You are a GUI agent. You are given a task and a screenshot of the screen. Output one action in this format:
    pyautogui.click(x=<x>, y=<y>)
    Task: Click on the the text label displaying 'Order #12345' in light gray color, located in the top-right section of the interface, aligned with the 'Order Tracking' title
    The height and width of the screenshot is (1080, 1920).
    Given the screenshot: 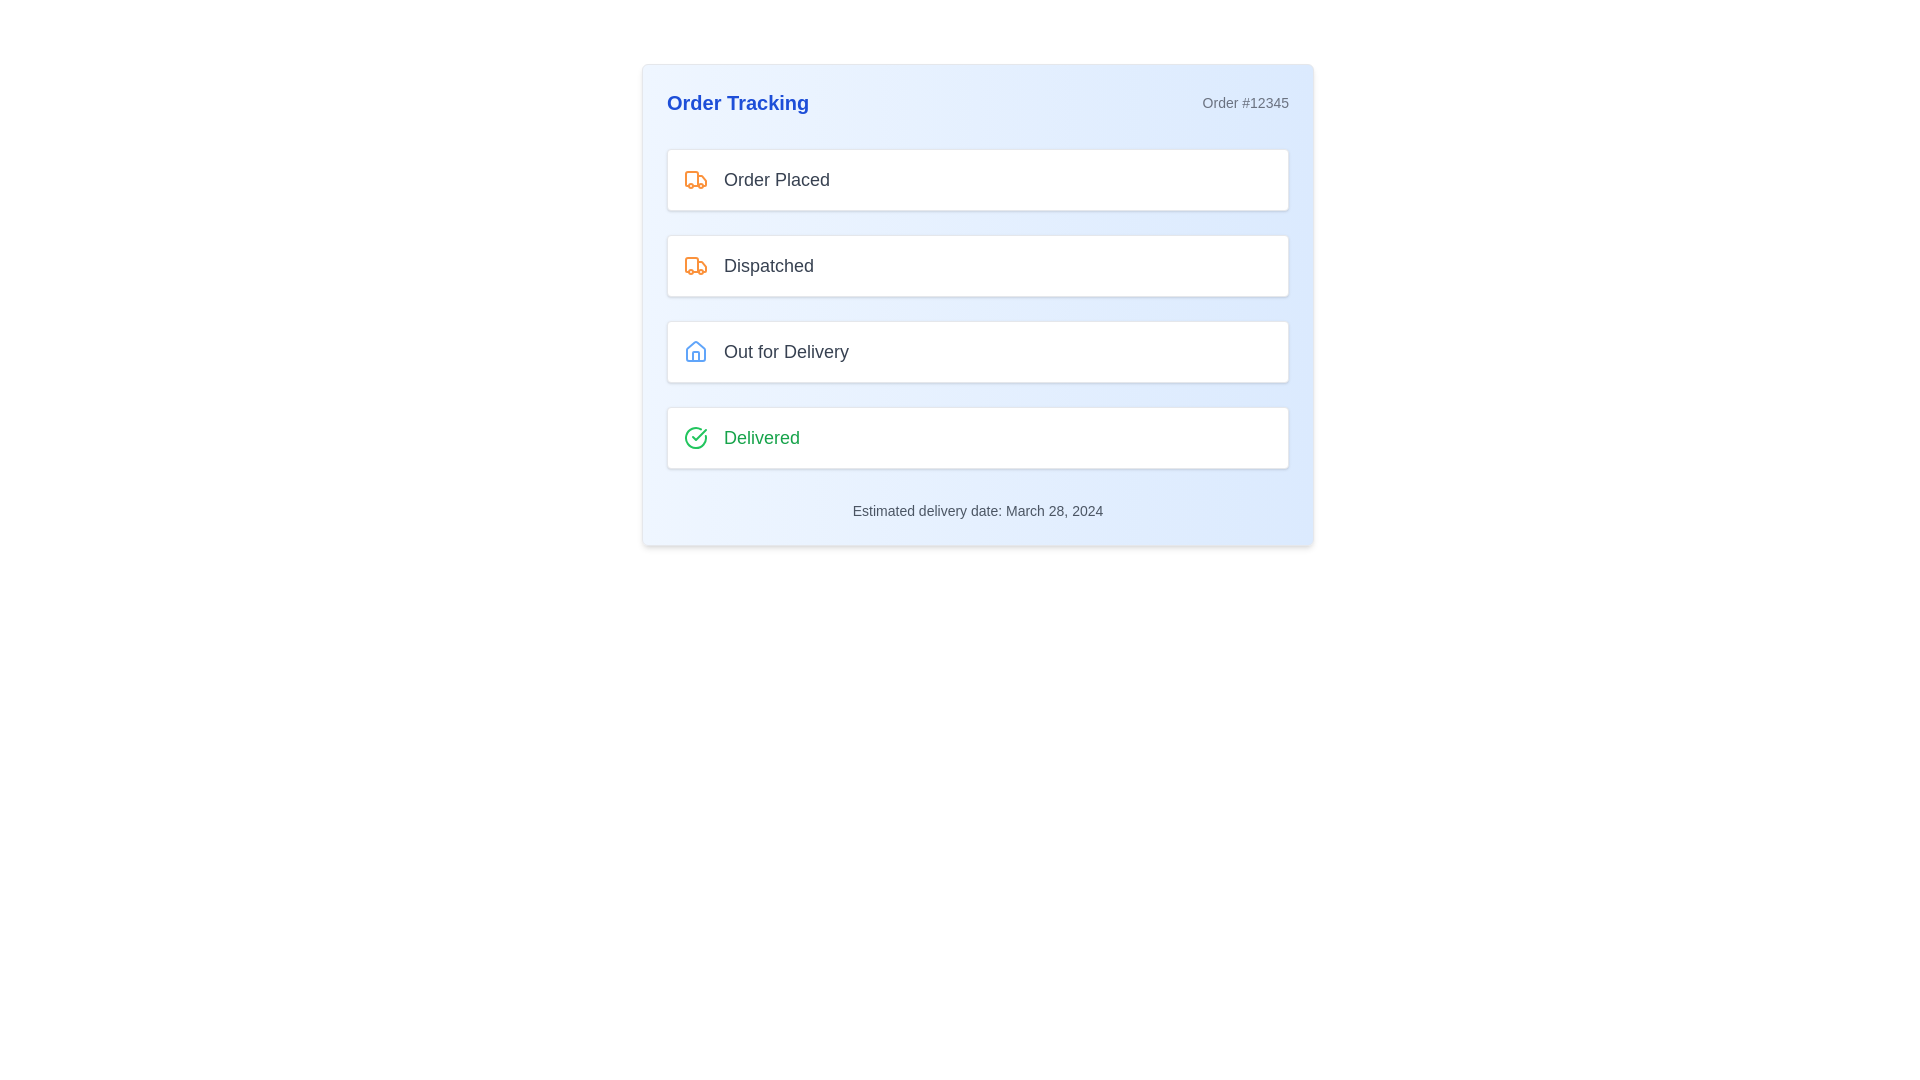 What is the action you would take?
    pyautogui.click(x=1244, y=103)
    